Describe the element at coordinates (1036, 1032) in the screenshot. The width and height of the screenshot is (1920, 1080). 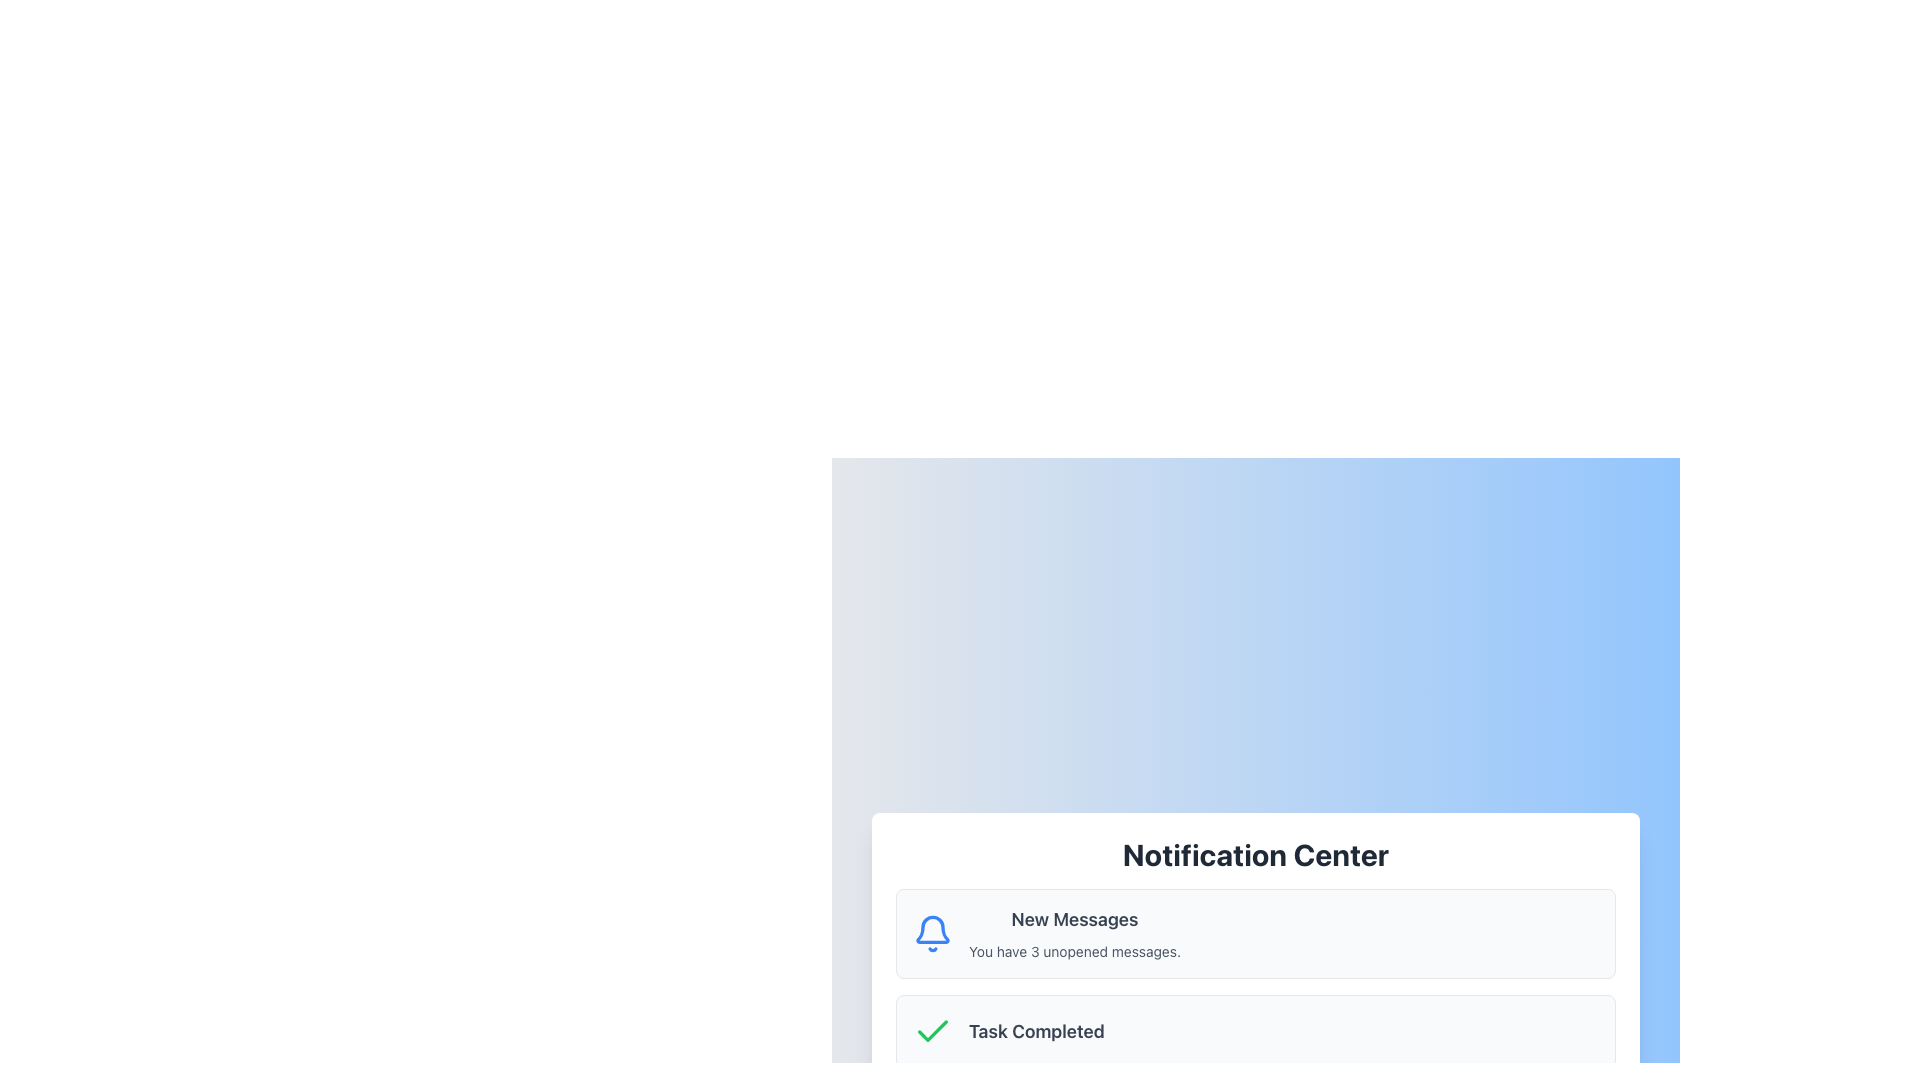
I see `the Text Label indicating 'Task Completed' within the notification card, located to the right of the green checkmark icon` at that location.